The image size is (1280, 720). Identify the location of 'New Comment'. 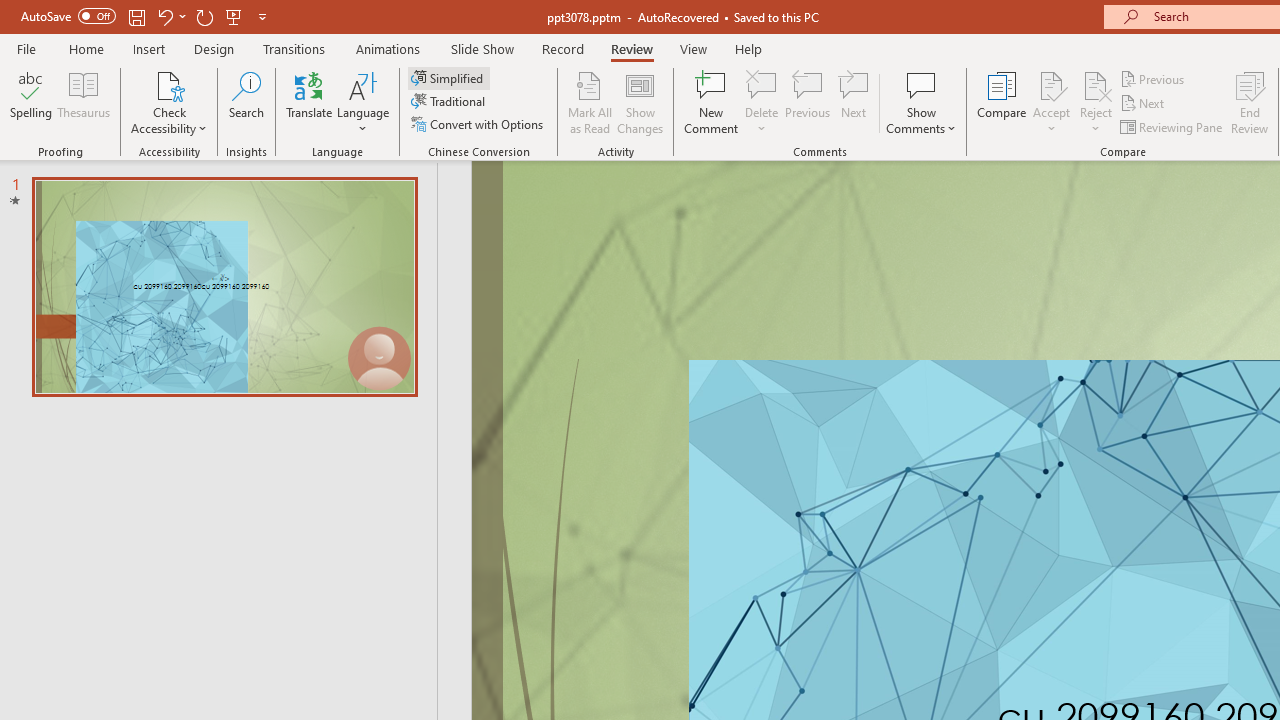
(711, 103).